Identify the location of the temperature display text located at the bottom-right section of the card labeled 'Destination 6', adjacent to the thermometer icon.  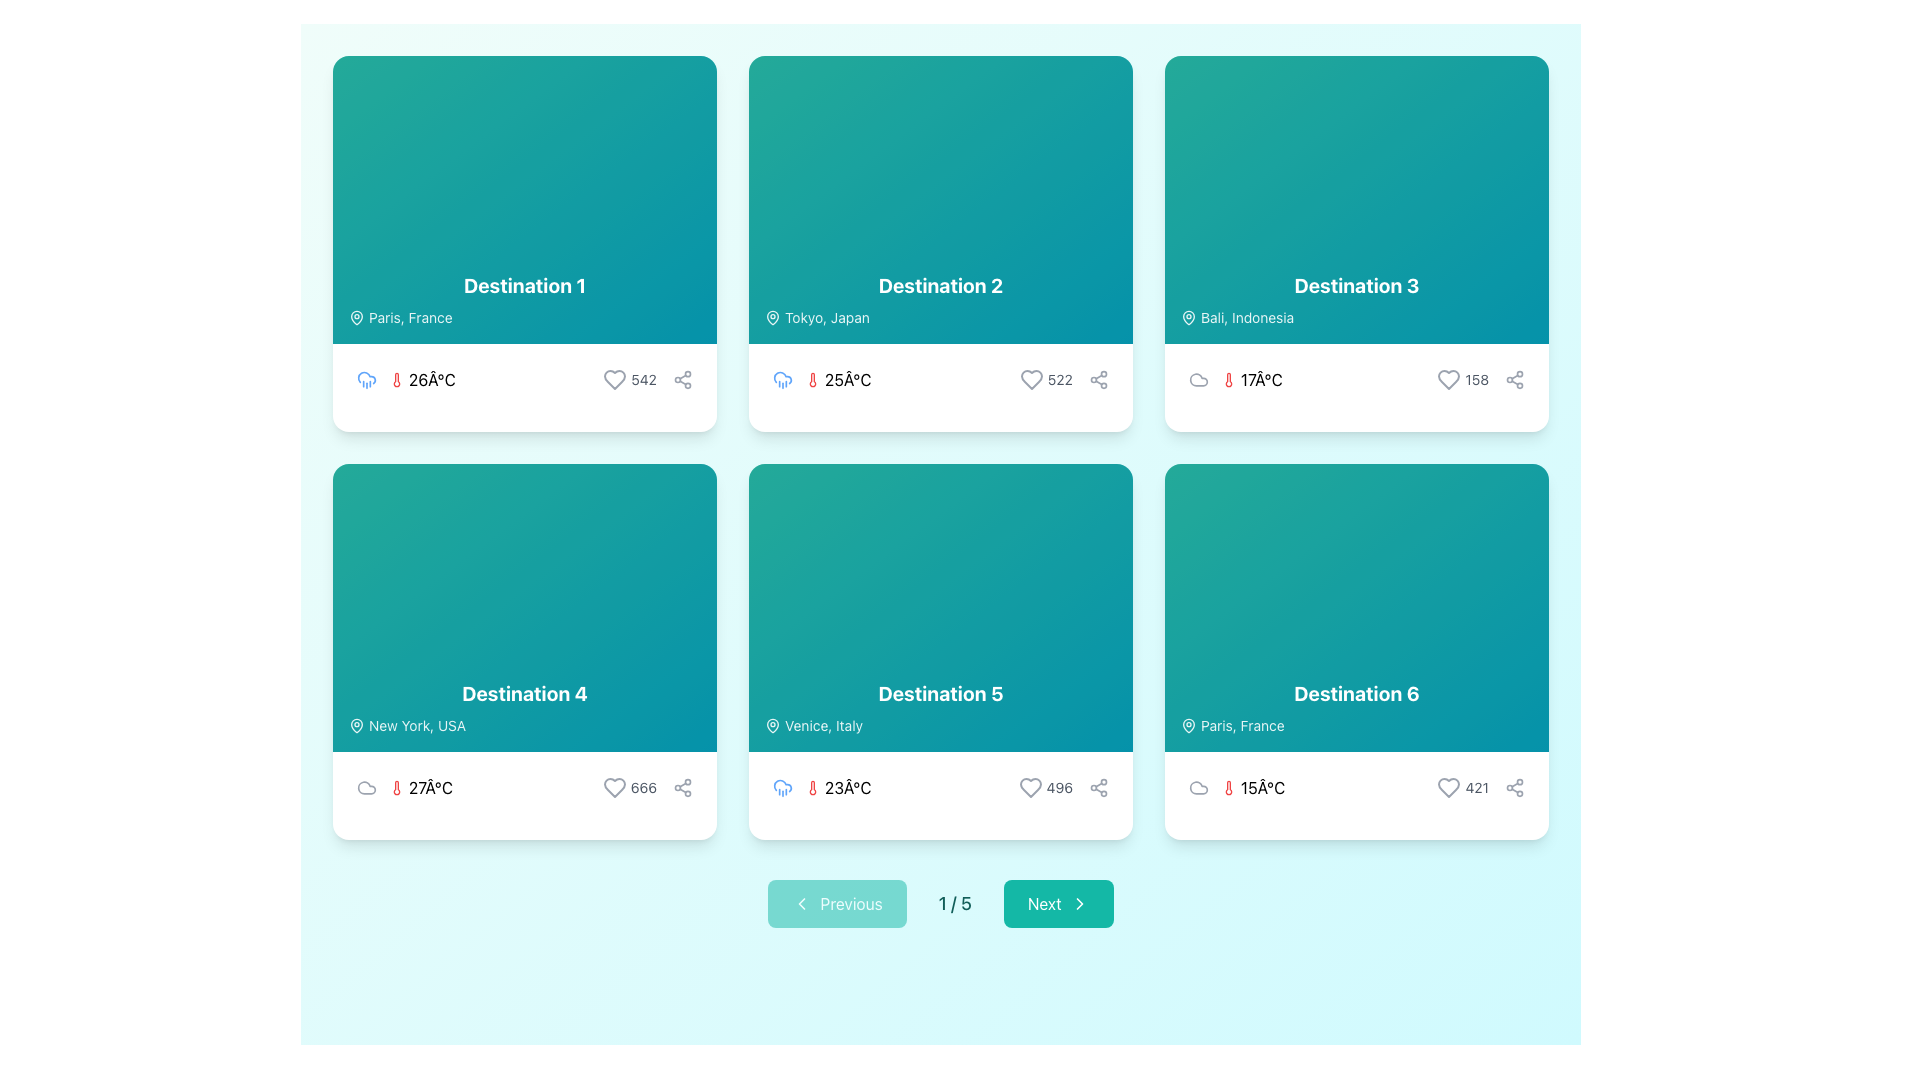
(1262, 786).